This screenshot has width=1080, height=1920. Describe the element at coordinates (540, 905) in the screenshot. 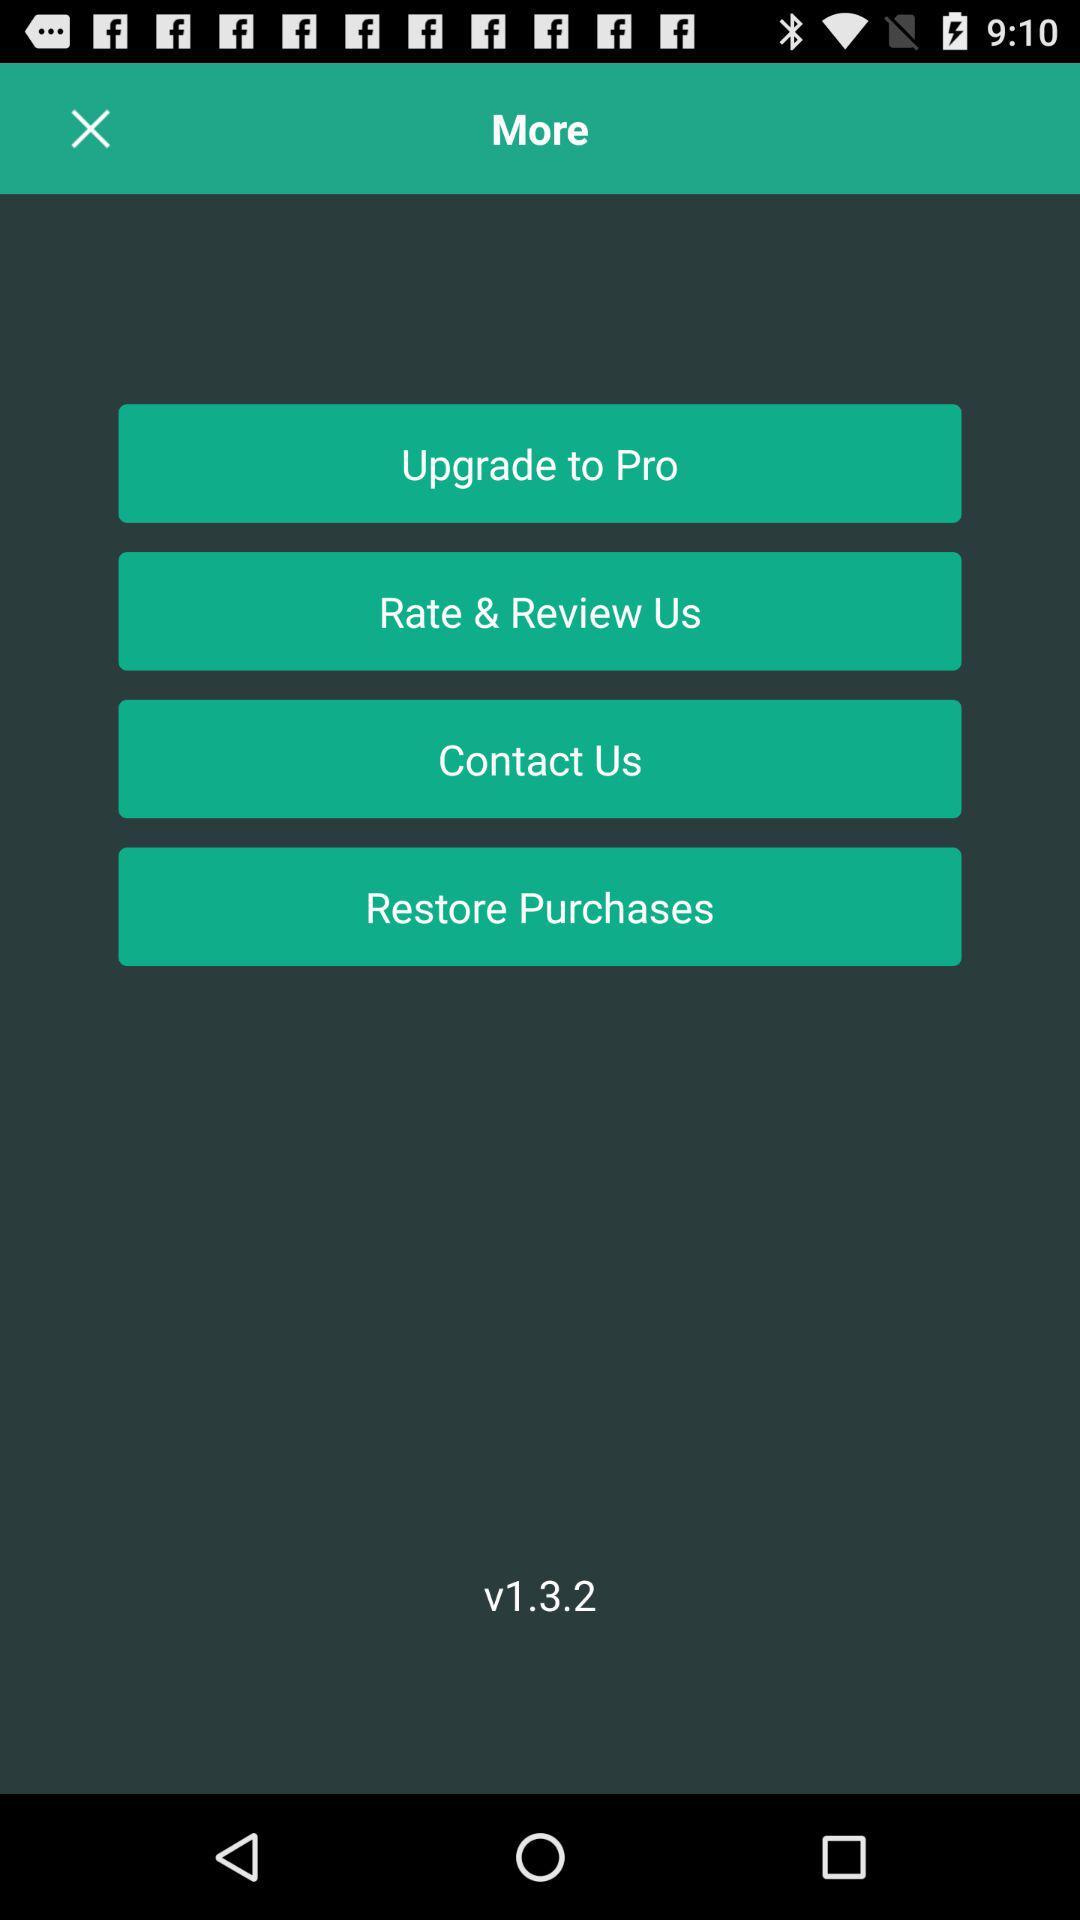

I see `restore purchases icon` at that location.